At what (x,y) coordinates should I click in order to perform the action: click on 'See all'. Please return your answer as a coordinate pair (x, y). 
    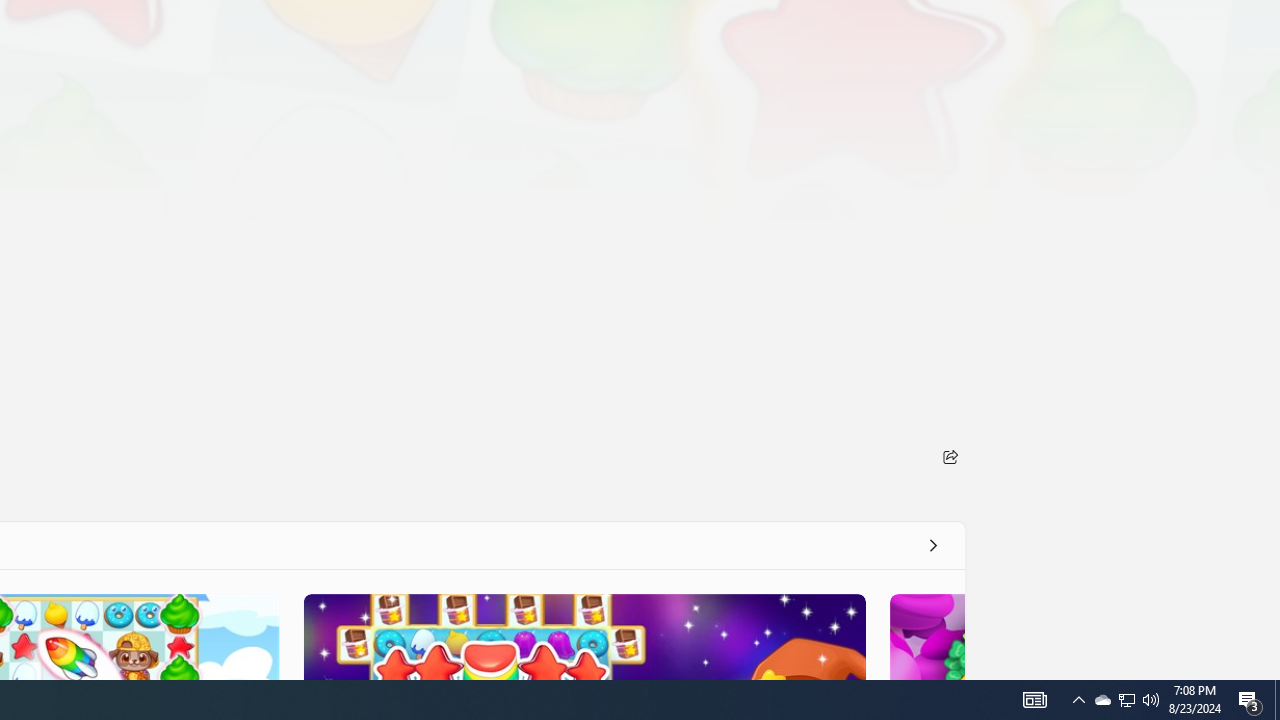
    Looking at the image, I should click on (931, 545).